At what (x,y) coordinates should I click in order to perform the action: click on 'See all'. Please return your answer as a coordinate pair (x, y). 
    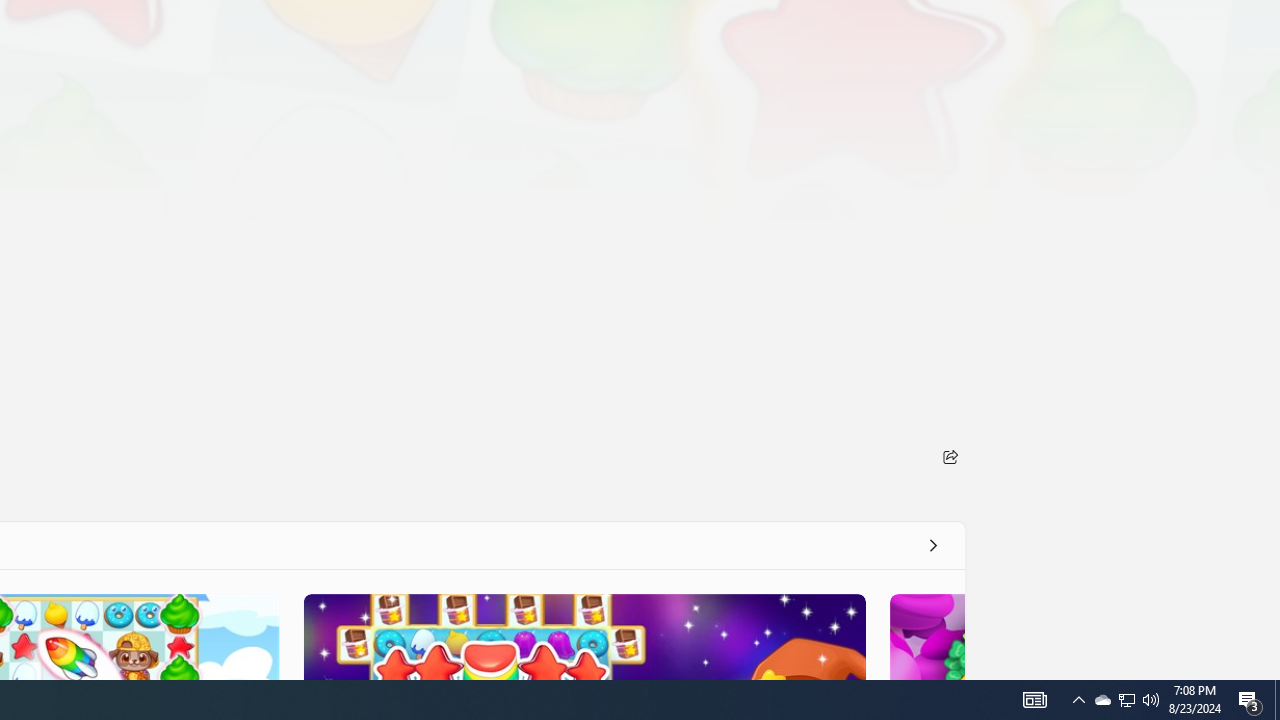
    Looking at the image, I should click on (931, 545).